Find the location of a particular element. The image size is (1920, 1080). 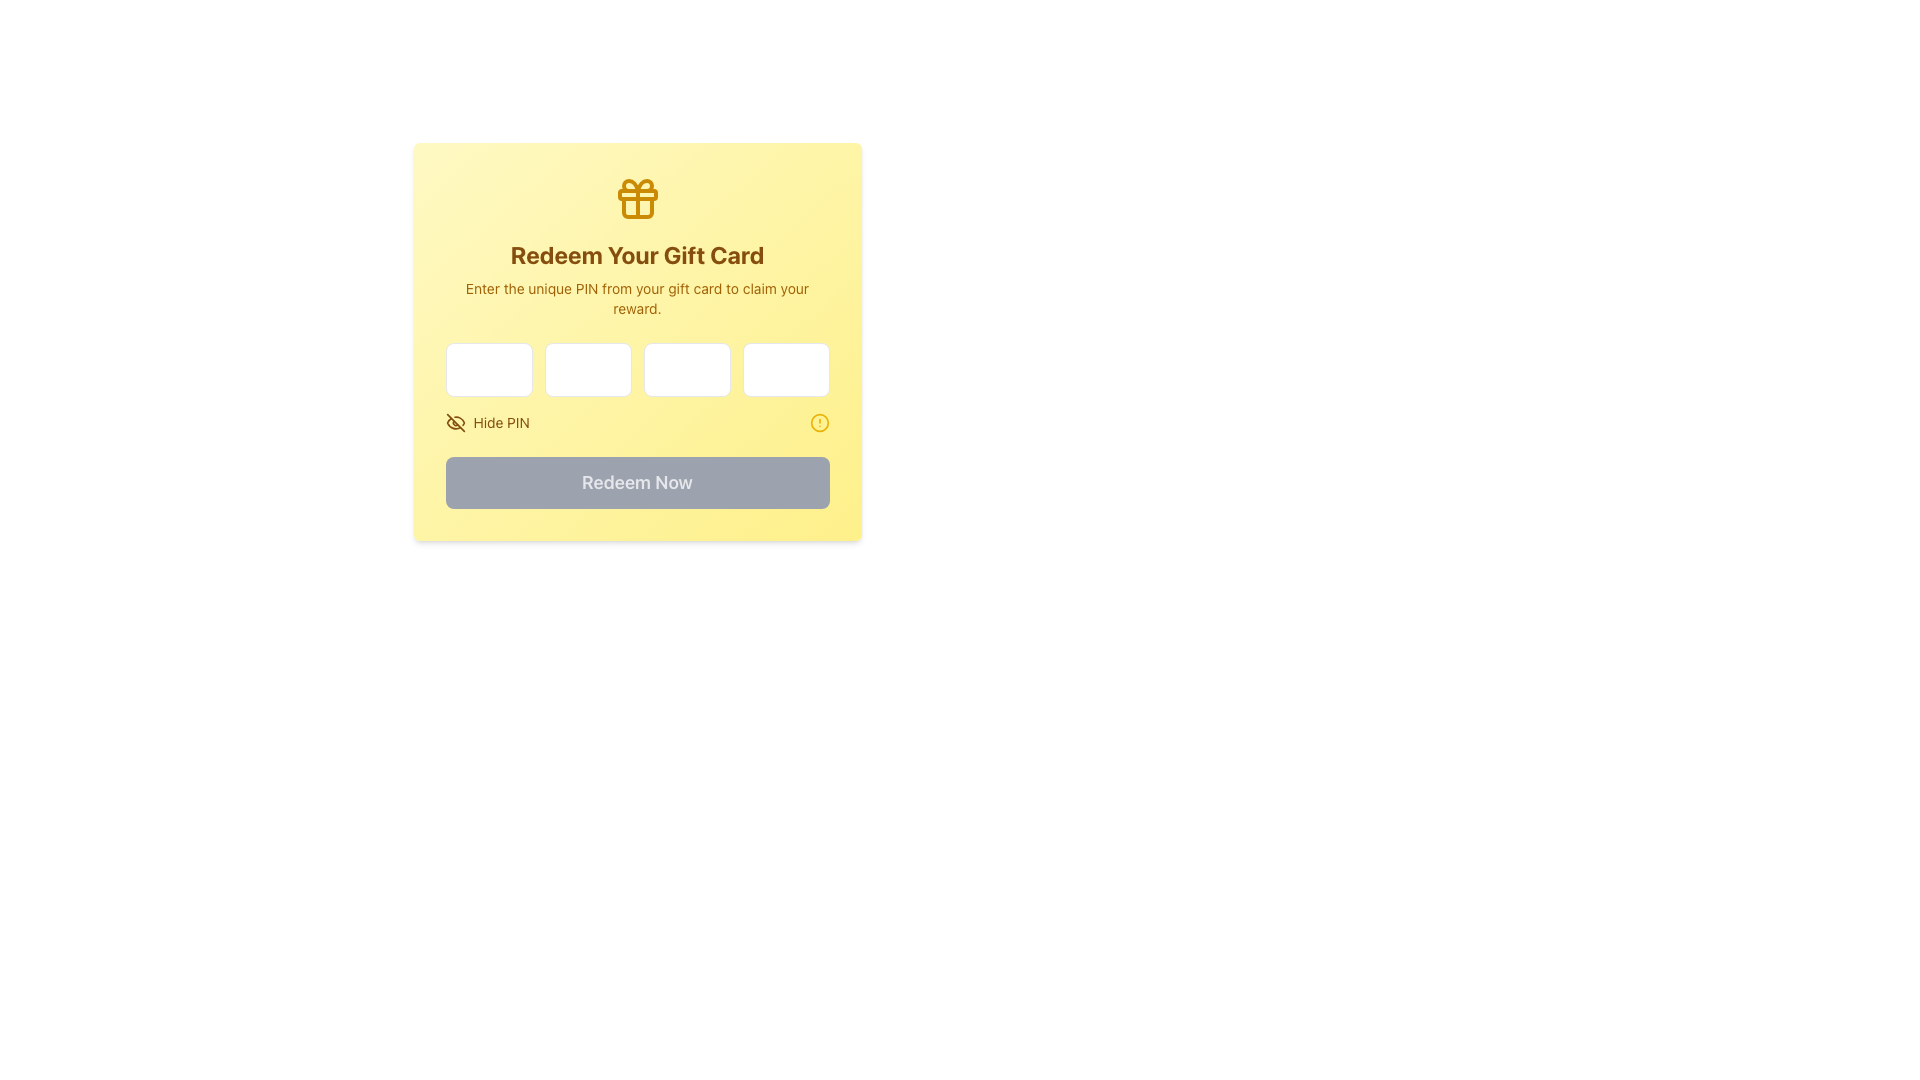

the 'Hide PIN' button, which is a text-based UI component with an eye icon and bold text, located below the PIN input fields and to the left of the 'Redeem Now' button is located at coordinates (487, 422).